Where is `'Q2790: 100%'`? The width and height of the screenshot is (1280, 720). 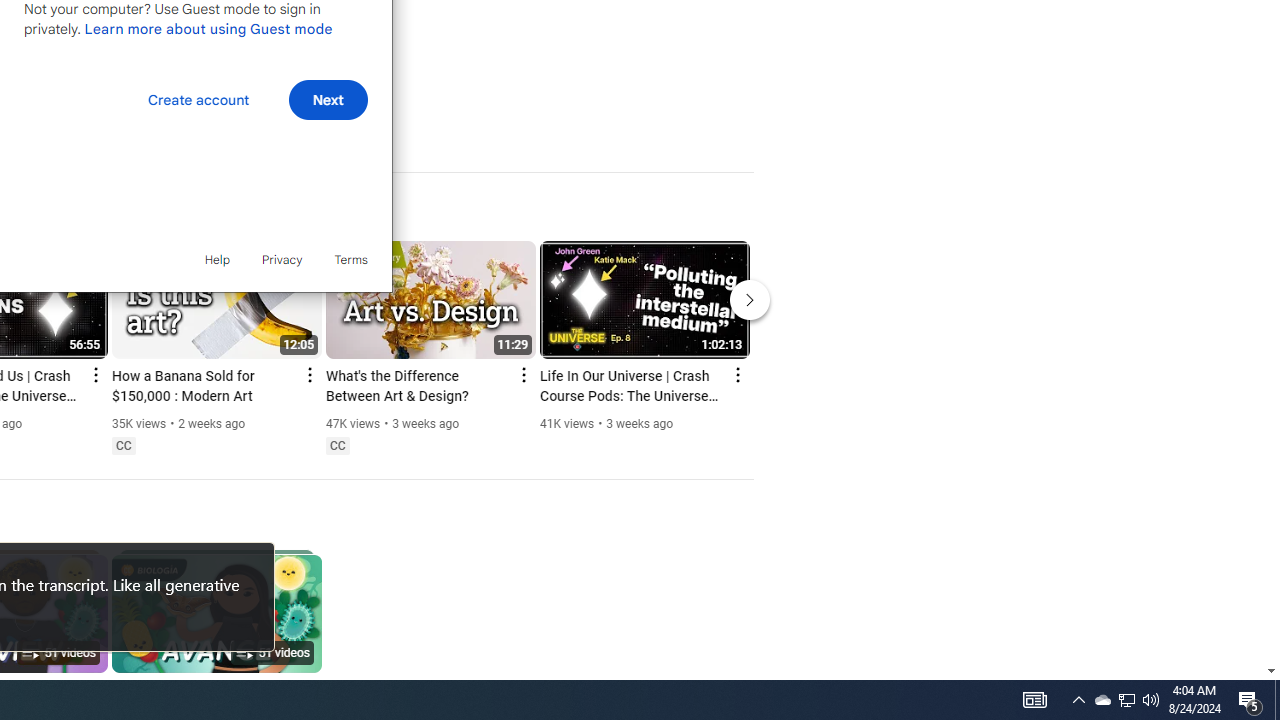 'Q2790: 100%' is located at coordinates (1127, 698).